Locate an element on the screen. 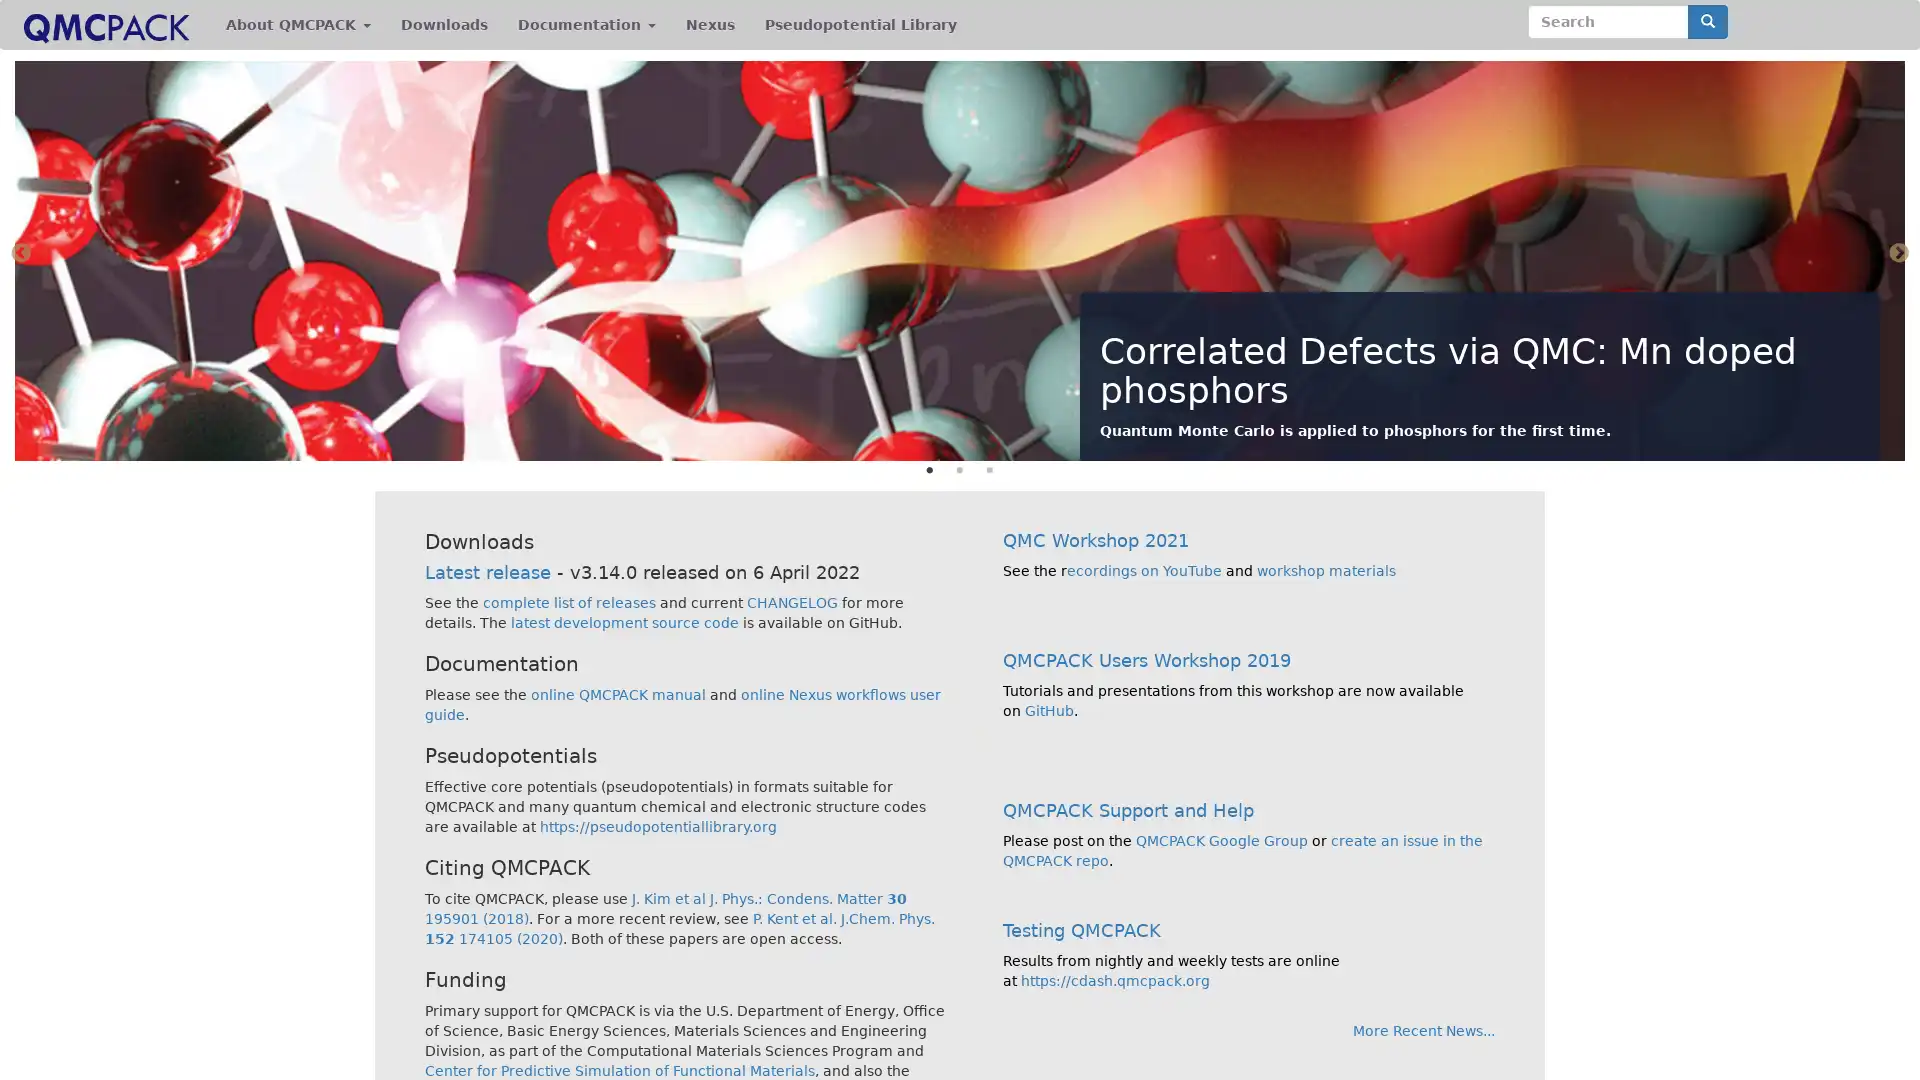  Search is located at coordinates (1707, 22).